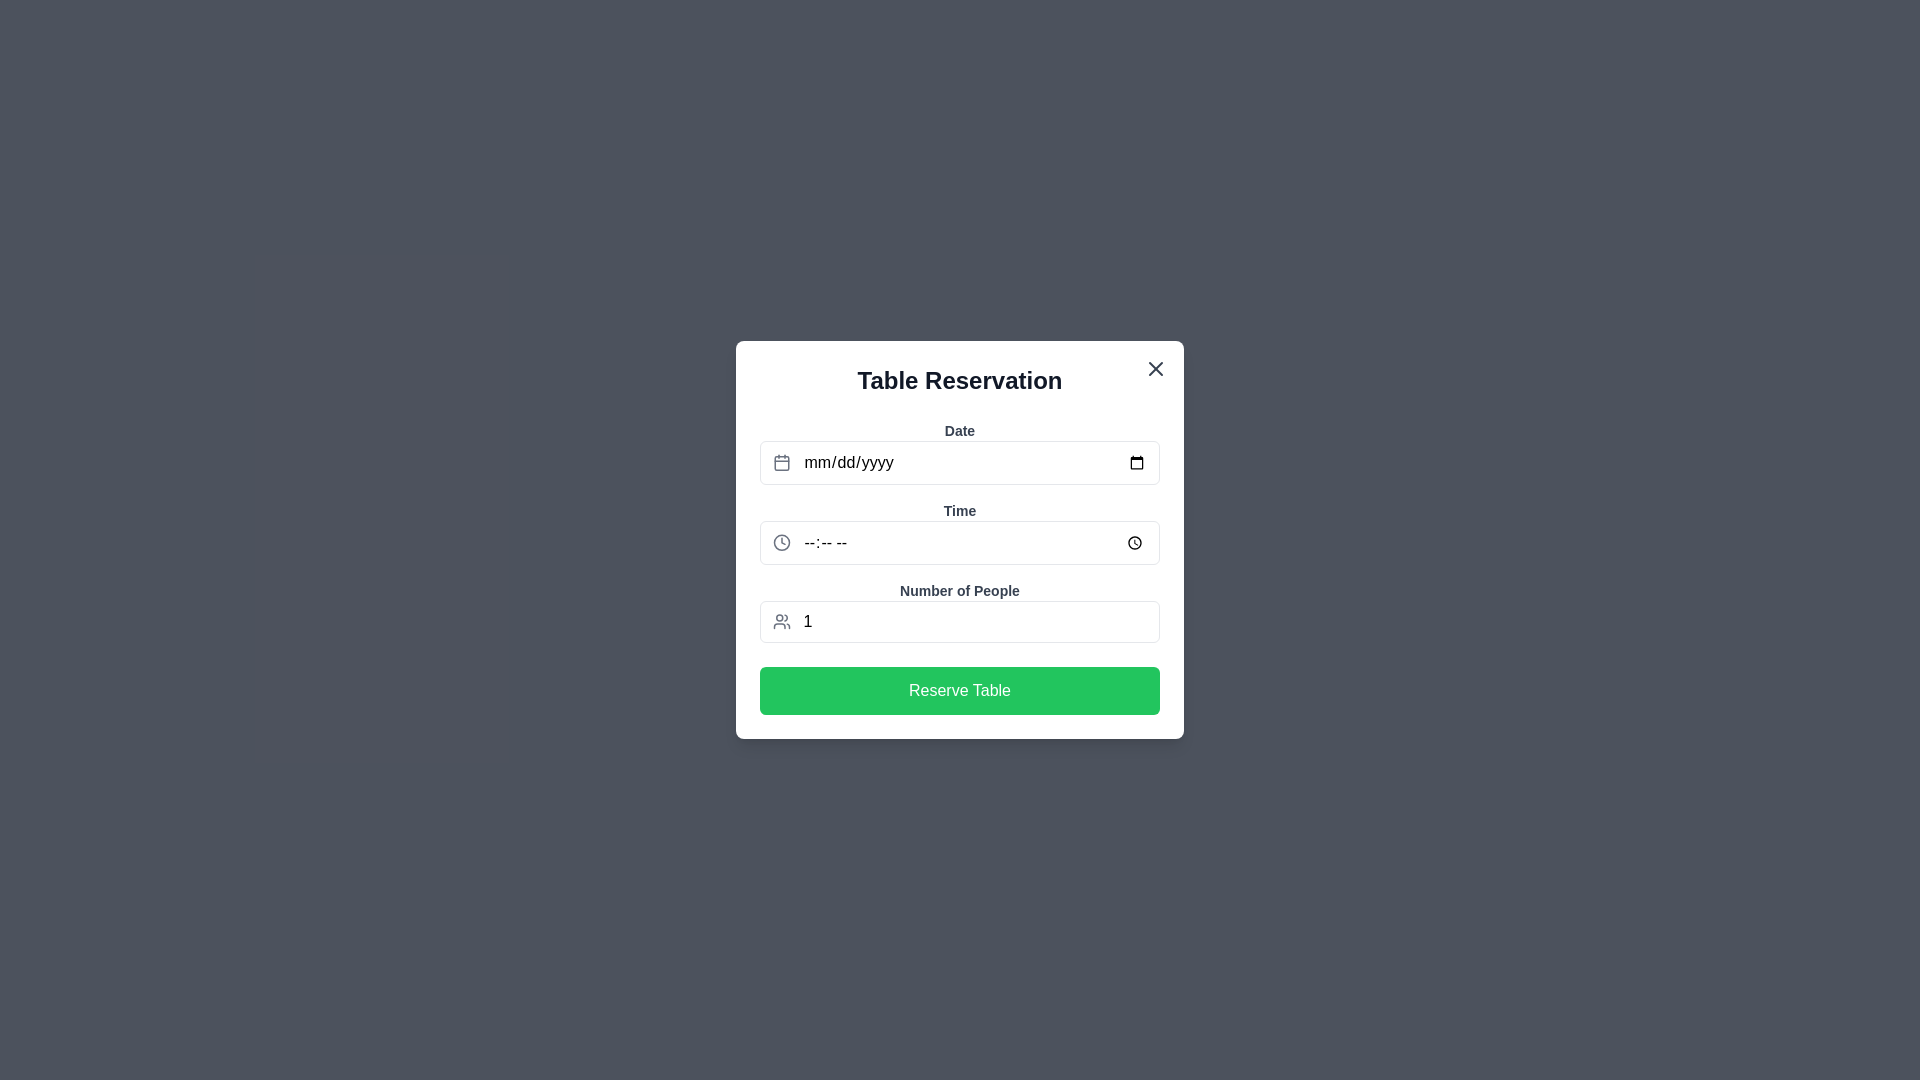 The height and width of the screenshot is (1080, 1920). I want to click on text label 'Number of People', which is styled in bold dark gray against a white background, located at the center of the modal above the number input field, so click(960, 589).